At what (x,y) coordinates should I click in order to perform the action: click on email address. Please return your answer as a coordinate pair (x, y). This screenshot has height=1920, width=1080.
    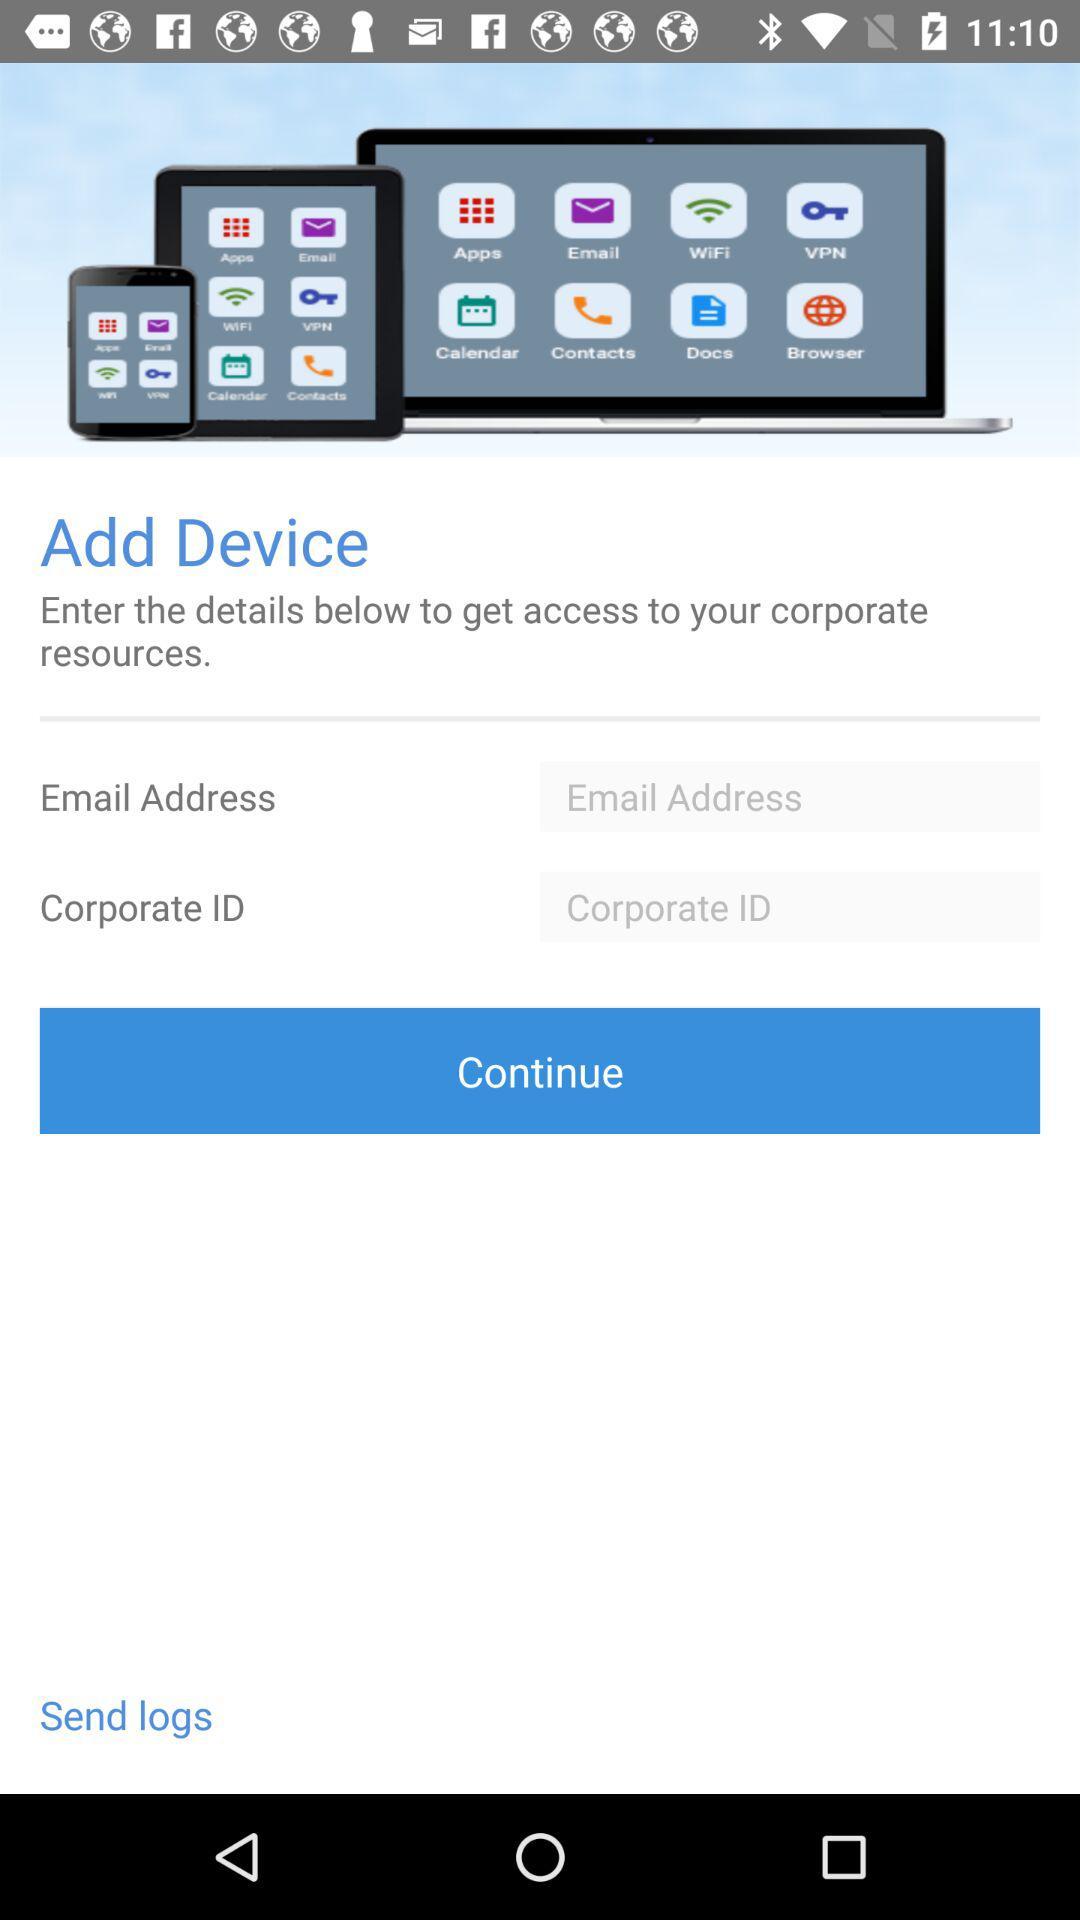
    Looking at the image, I should click on (789, 795).